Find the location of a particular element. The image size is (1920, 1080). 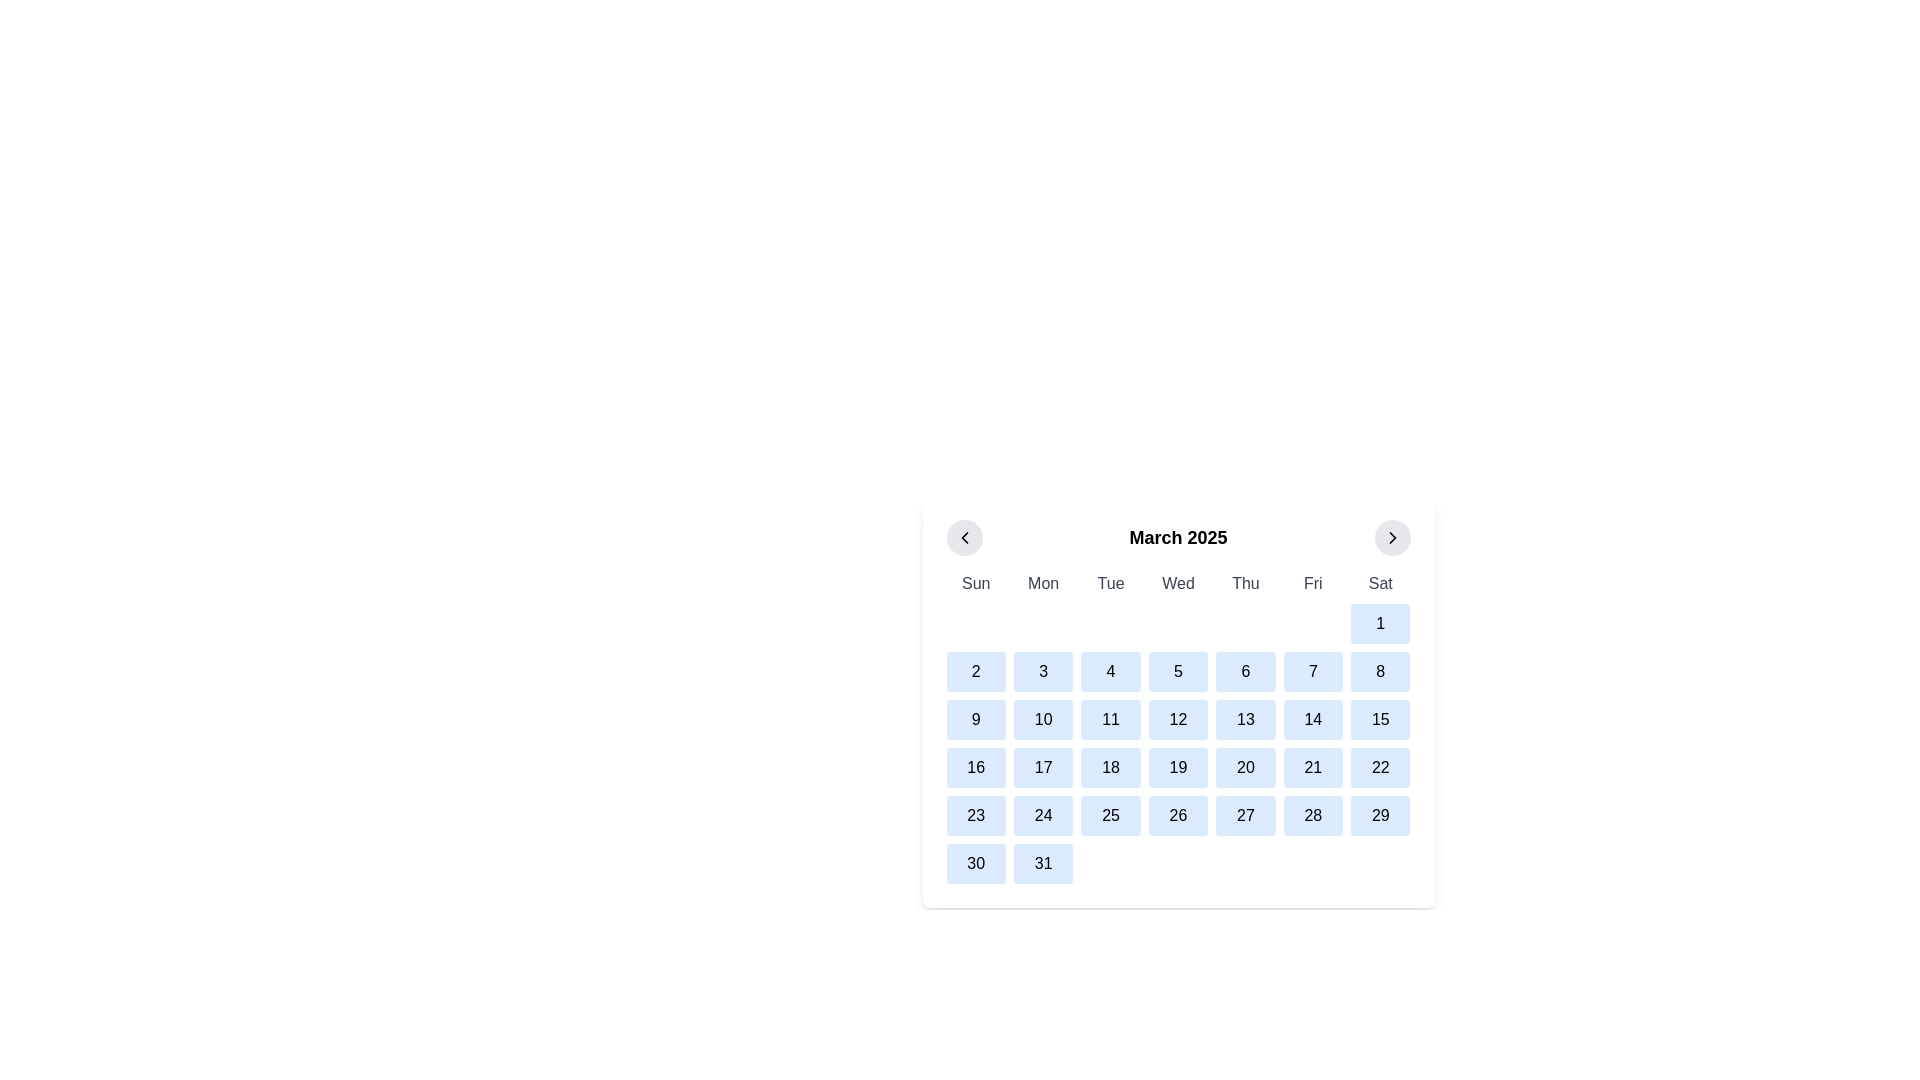

the button representing the date '31' in the bottom-right corner of the calendar grid under the 'Sat' column is located at coordinates (1042, 863).